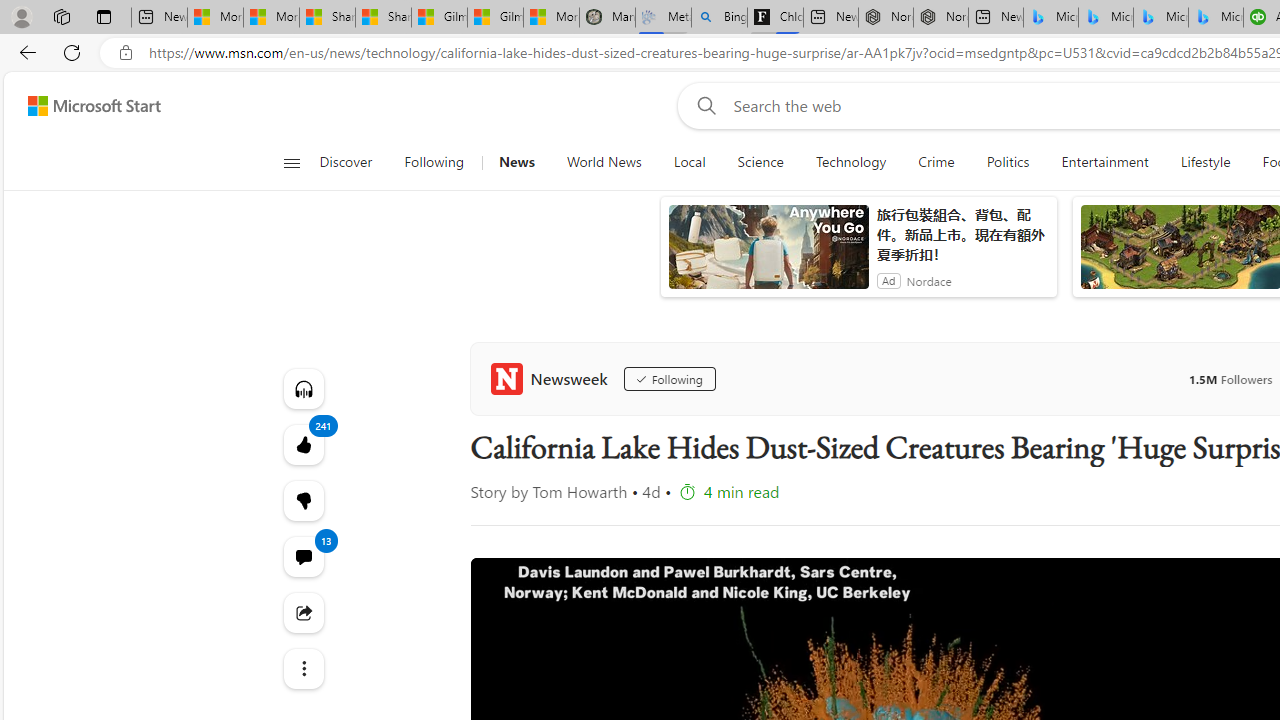  What do you see at coordinates (1204, 162) in the screenshot?
I see `'Lifestyle'` at bounding box center [1204, 162].